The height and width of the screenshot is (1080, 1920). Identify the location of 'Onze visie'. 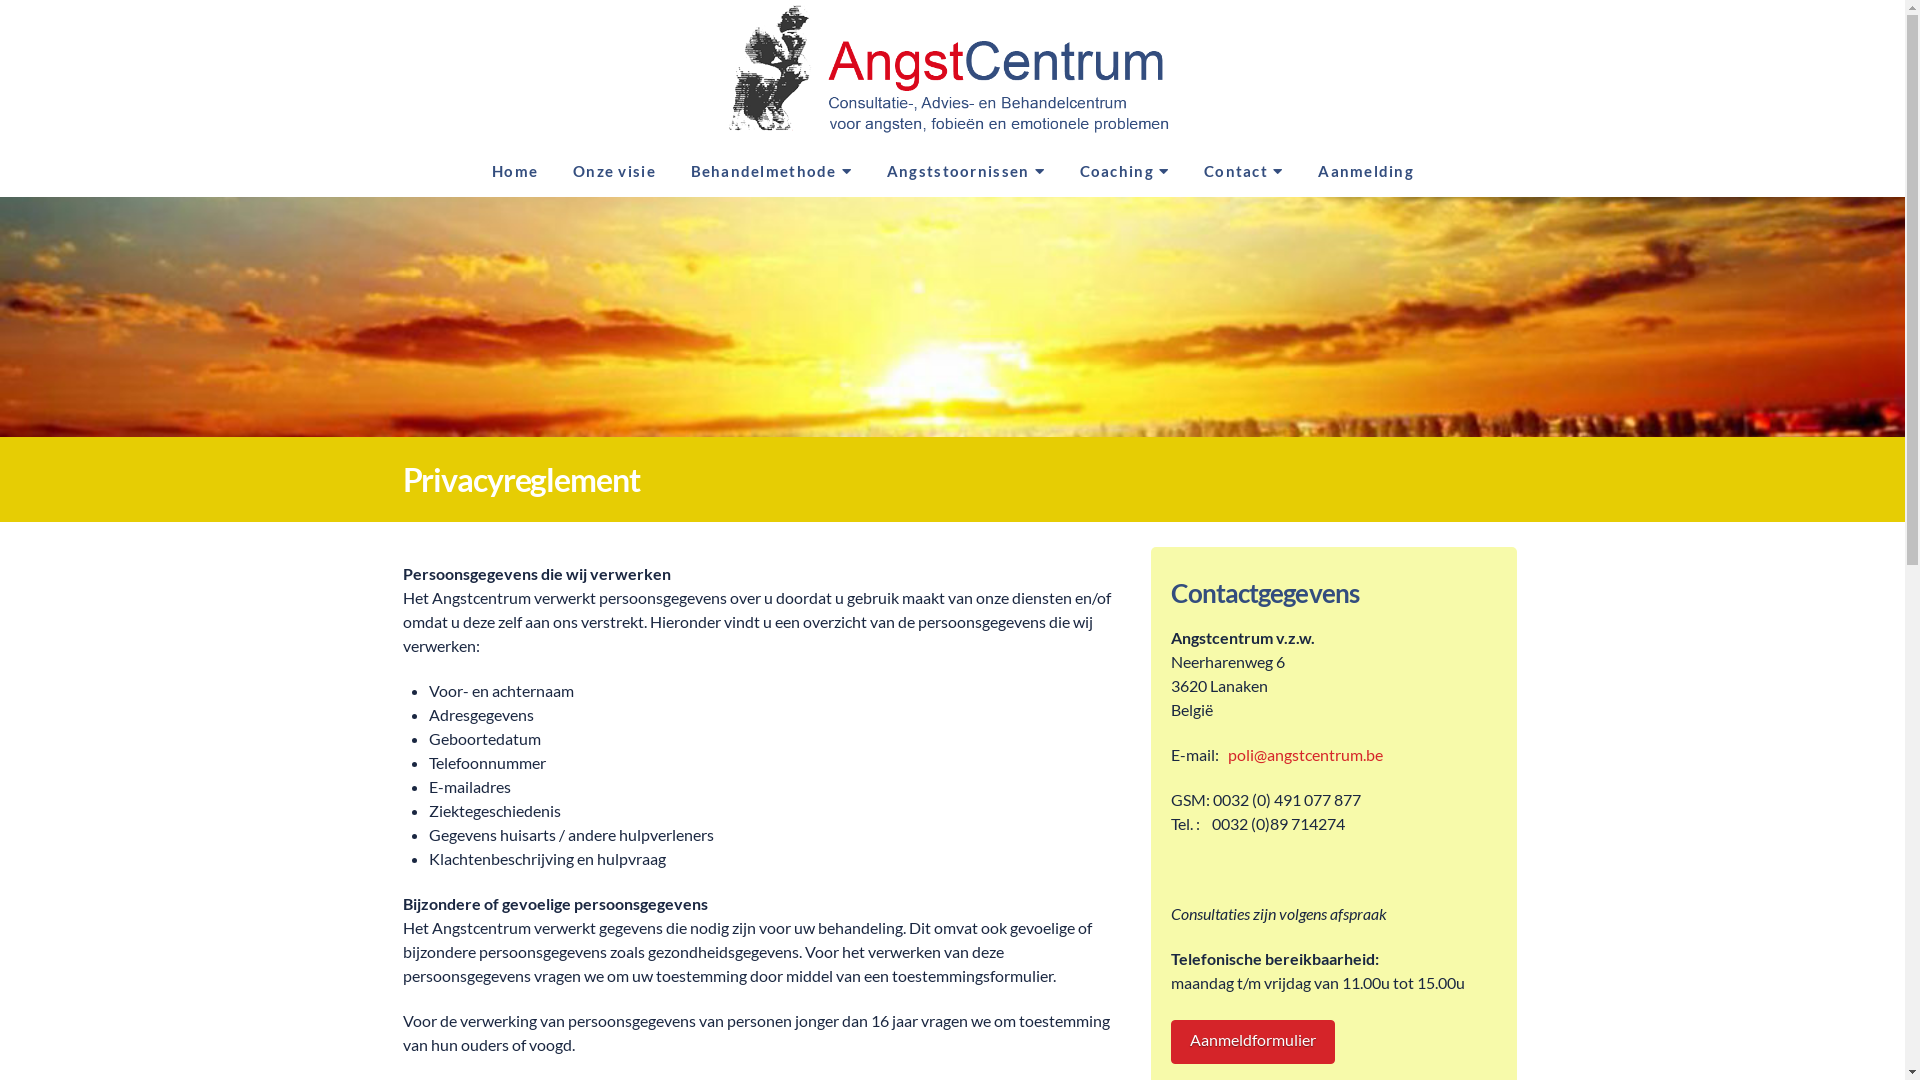
(612, 173).